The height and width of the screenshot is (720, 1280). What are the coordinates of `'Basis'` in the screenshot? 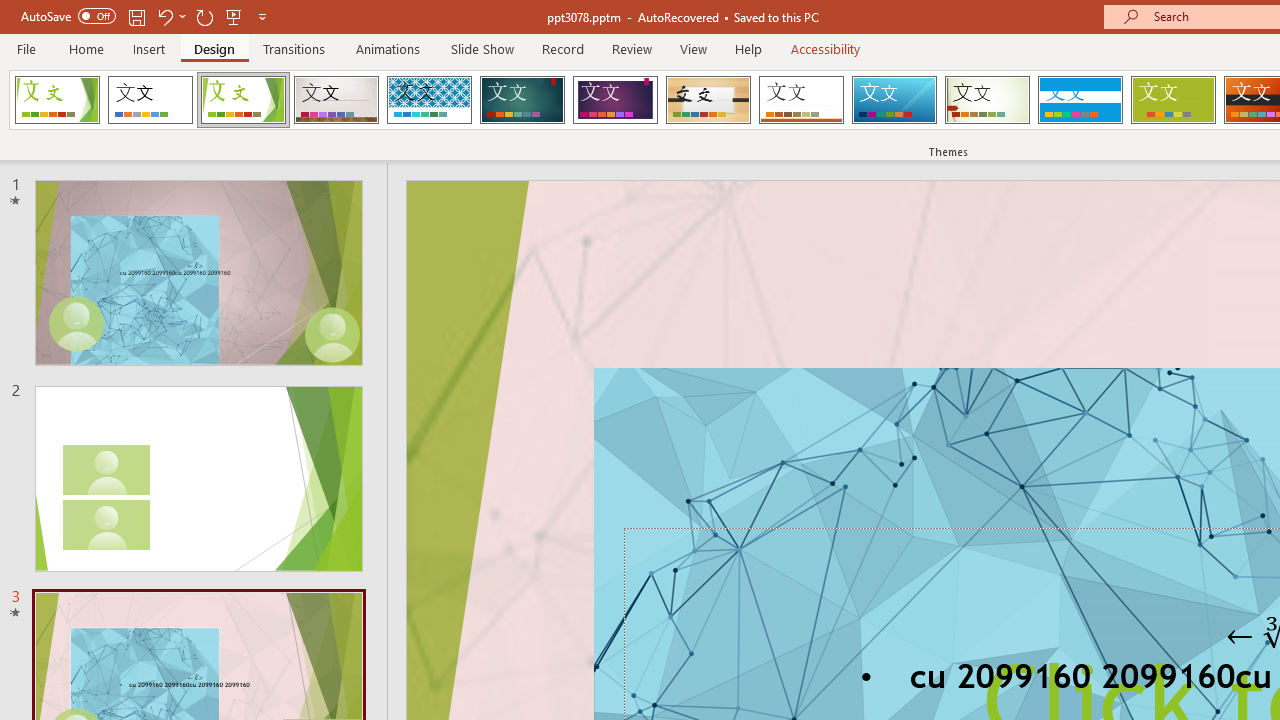 It's located at (1173, 100).